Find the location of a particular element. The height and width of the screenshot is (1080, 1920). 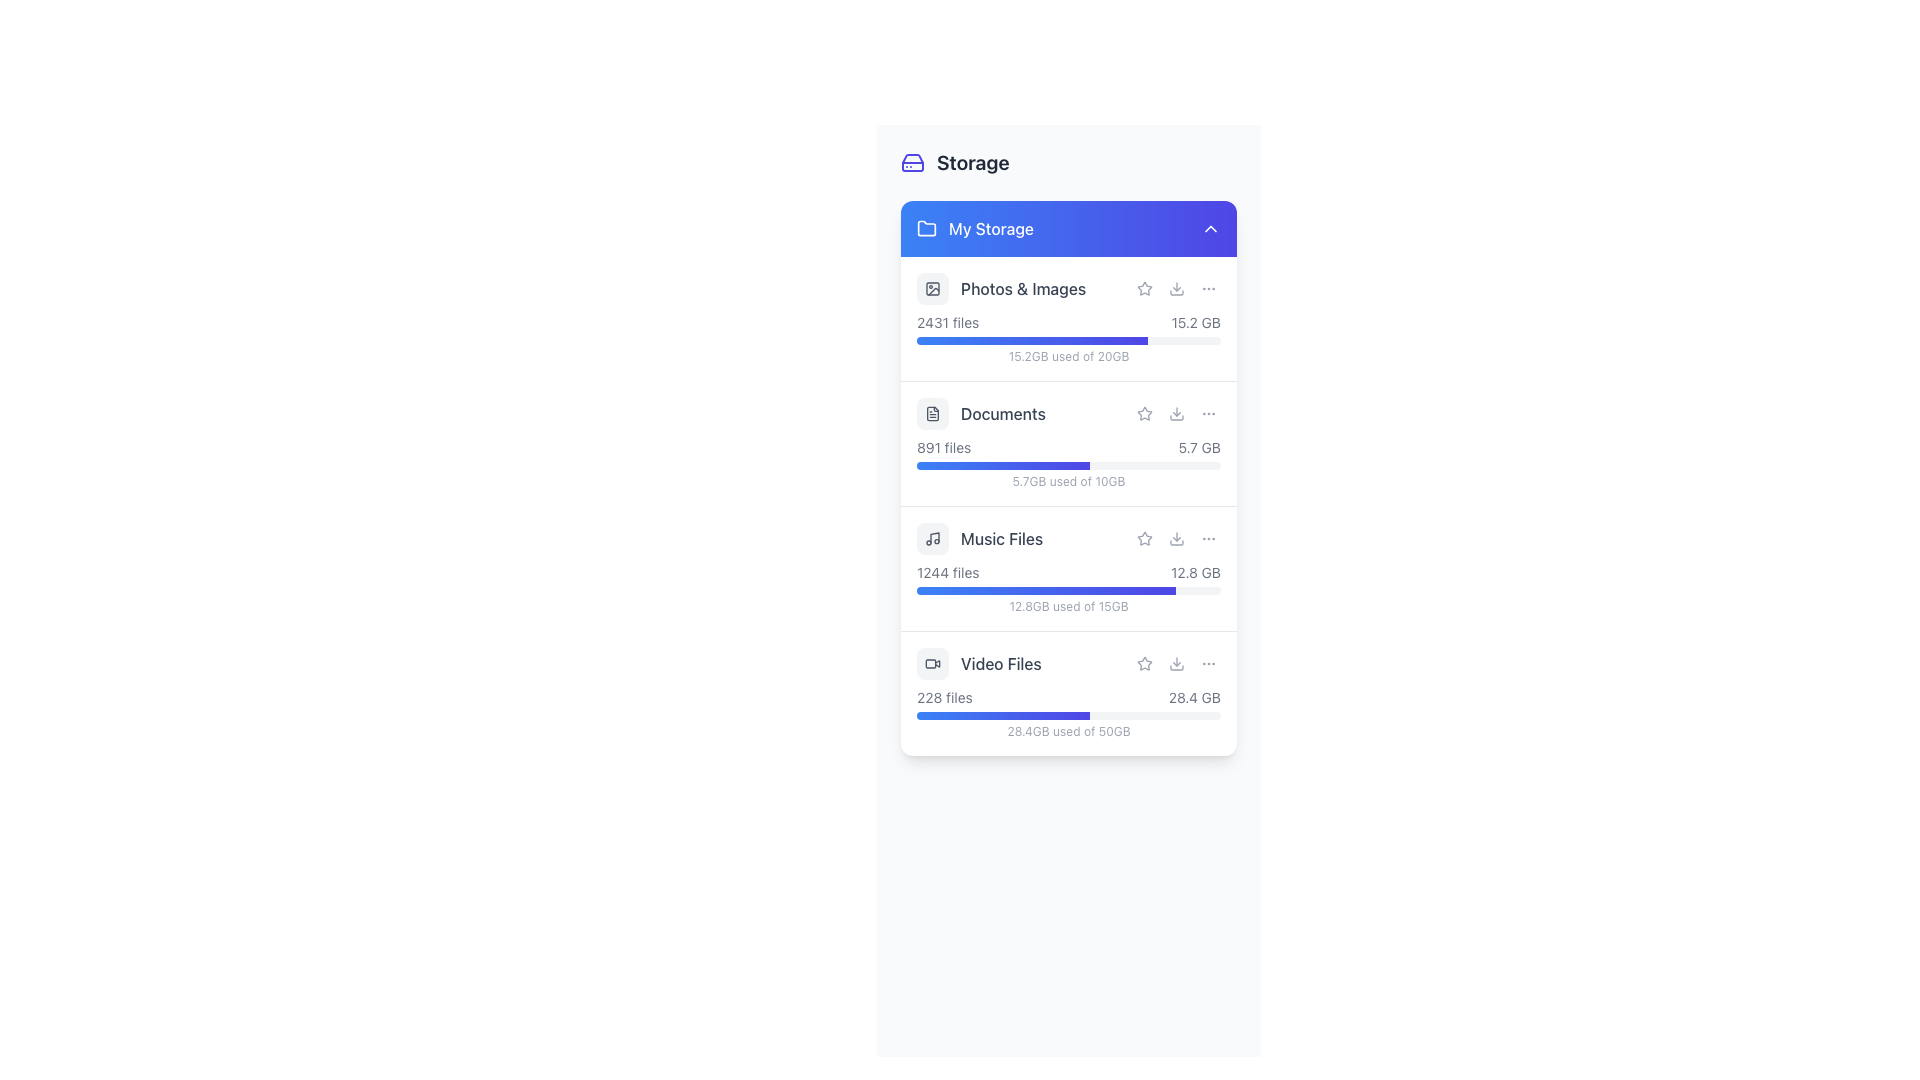

the circular button located to the right of the 'Photos & Images' section in the 'My Storage' area is located at coordinates (1208, 289).